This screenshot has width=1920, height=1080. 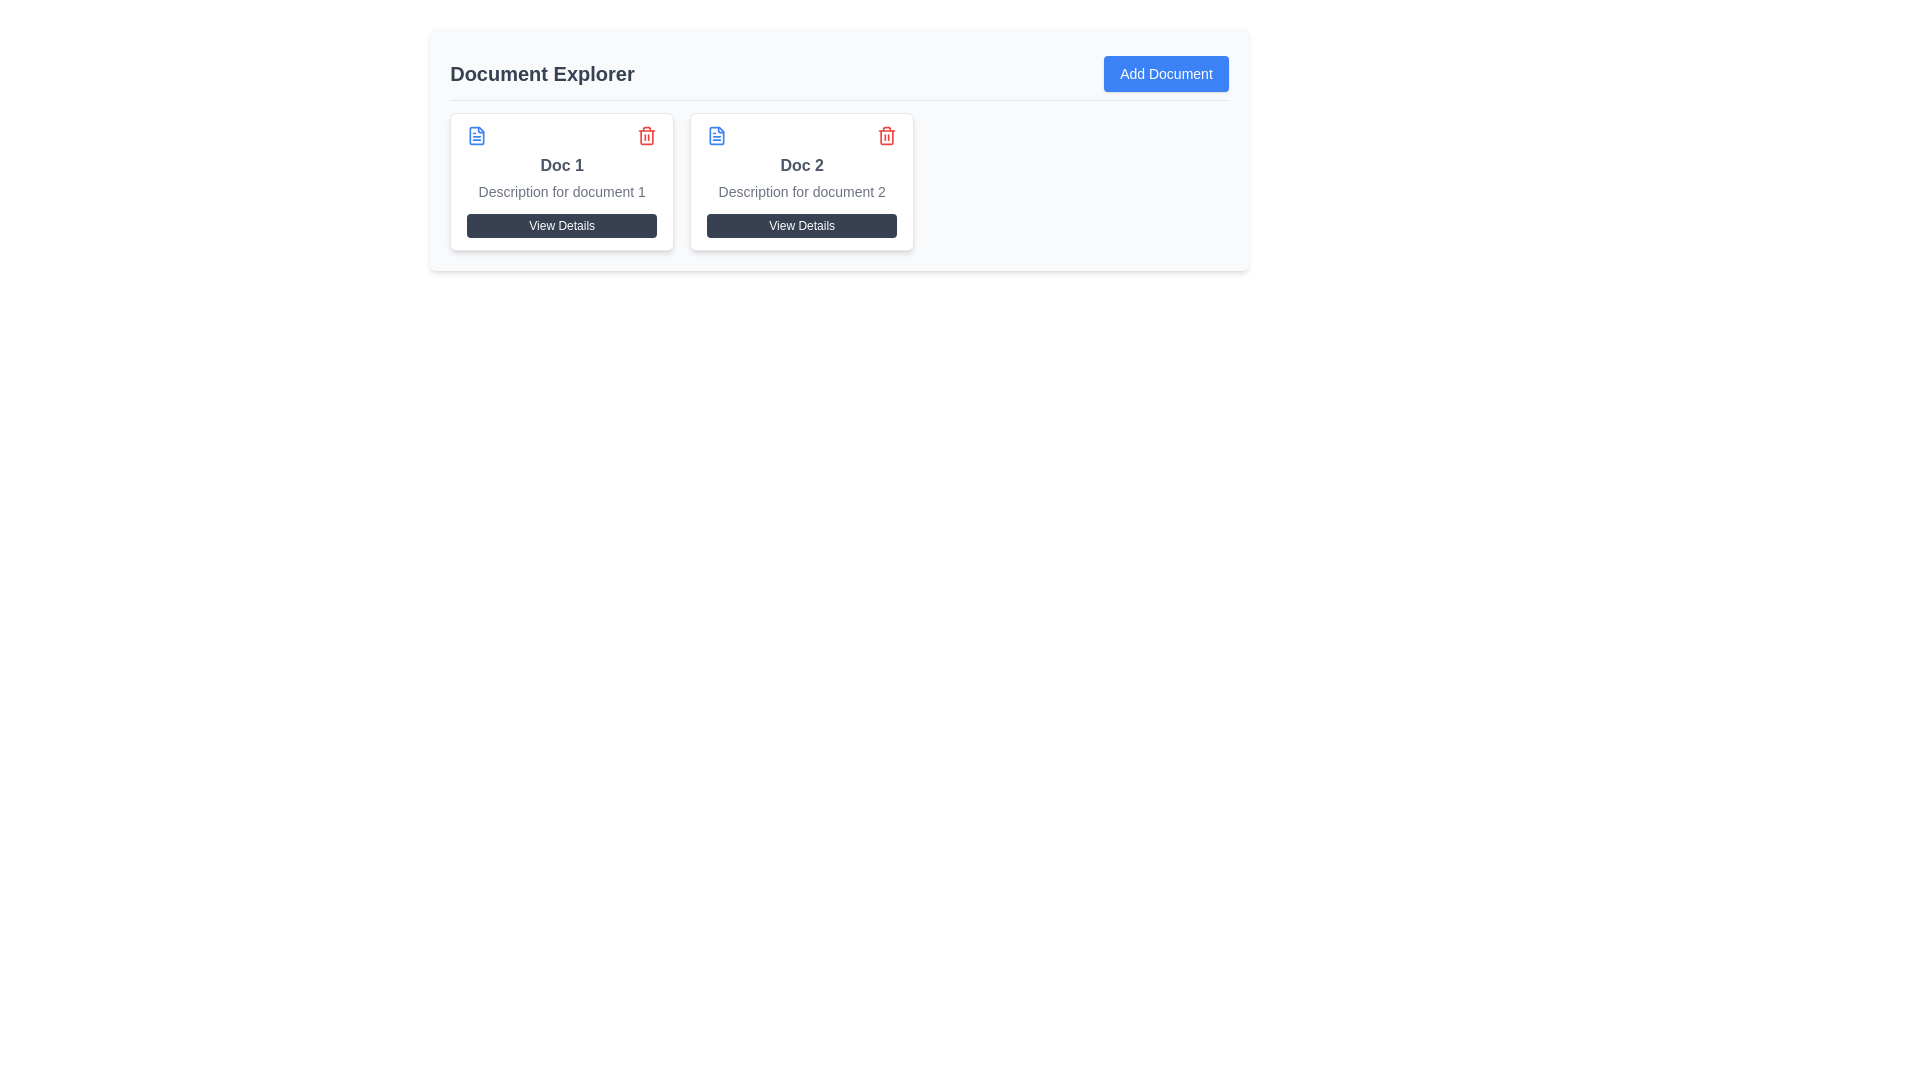 What do you see at coordinates (647, 135) in the screenshot?
I see `the trash can icon located to the right of the title 'Doc 1' to initiate the delete action for the associated document` at bounding box center [647, 135].